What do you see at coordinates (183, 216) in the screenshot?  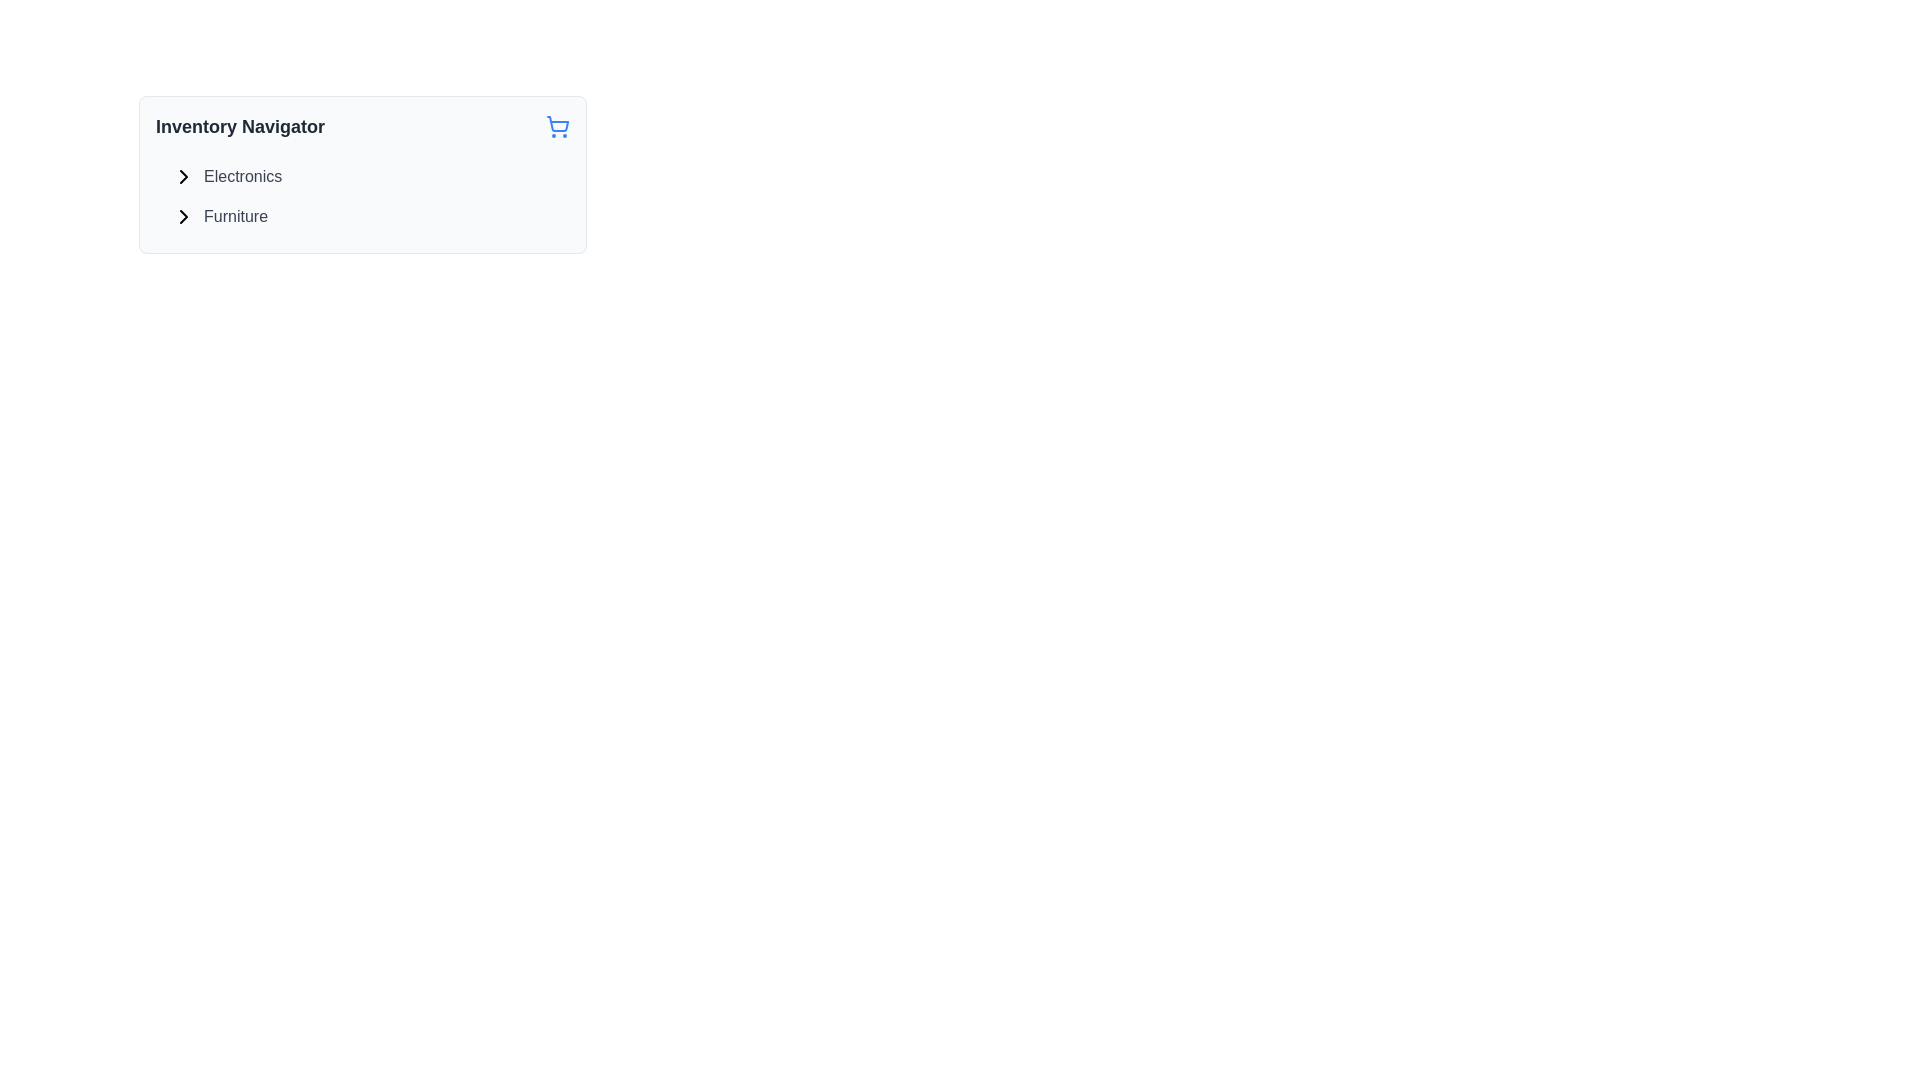 I see `the icon located to the left of the 'Furniture' text` at bounding box center [183, 216].